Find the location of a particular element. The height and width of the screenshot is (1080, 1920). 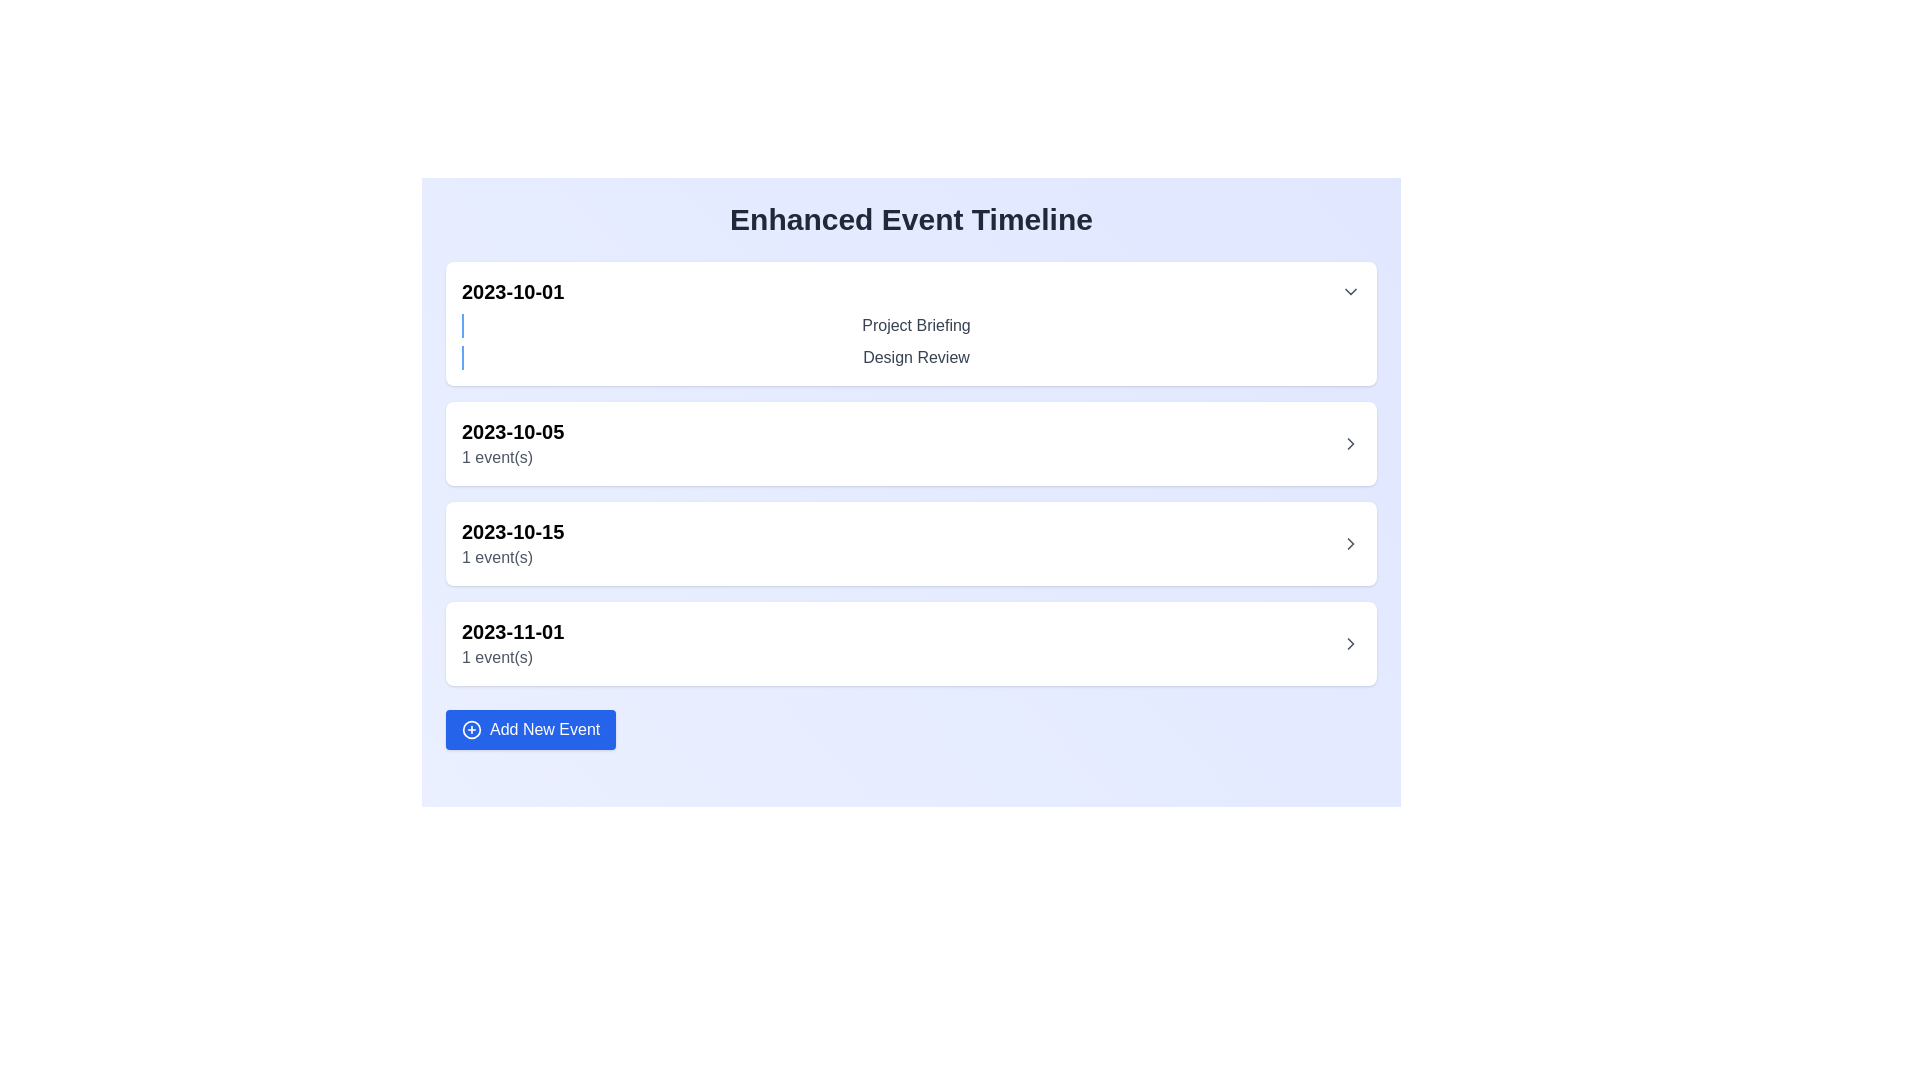

the clickable list item summarizing the event on the date '2023-10-05' is located at coordinates (910, 442).